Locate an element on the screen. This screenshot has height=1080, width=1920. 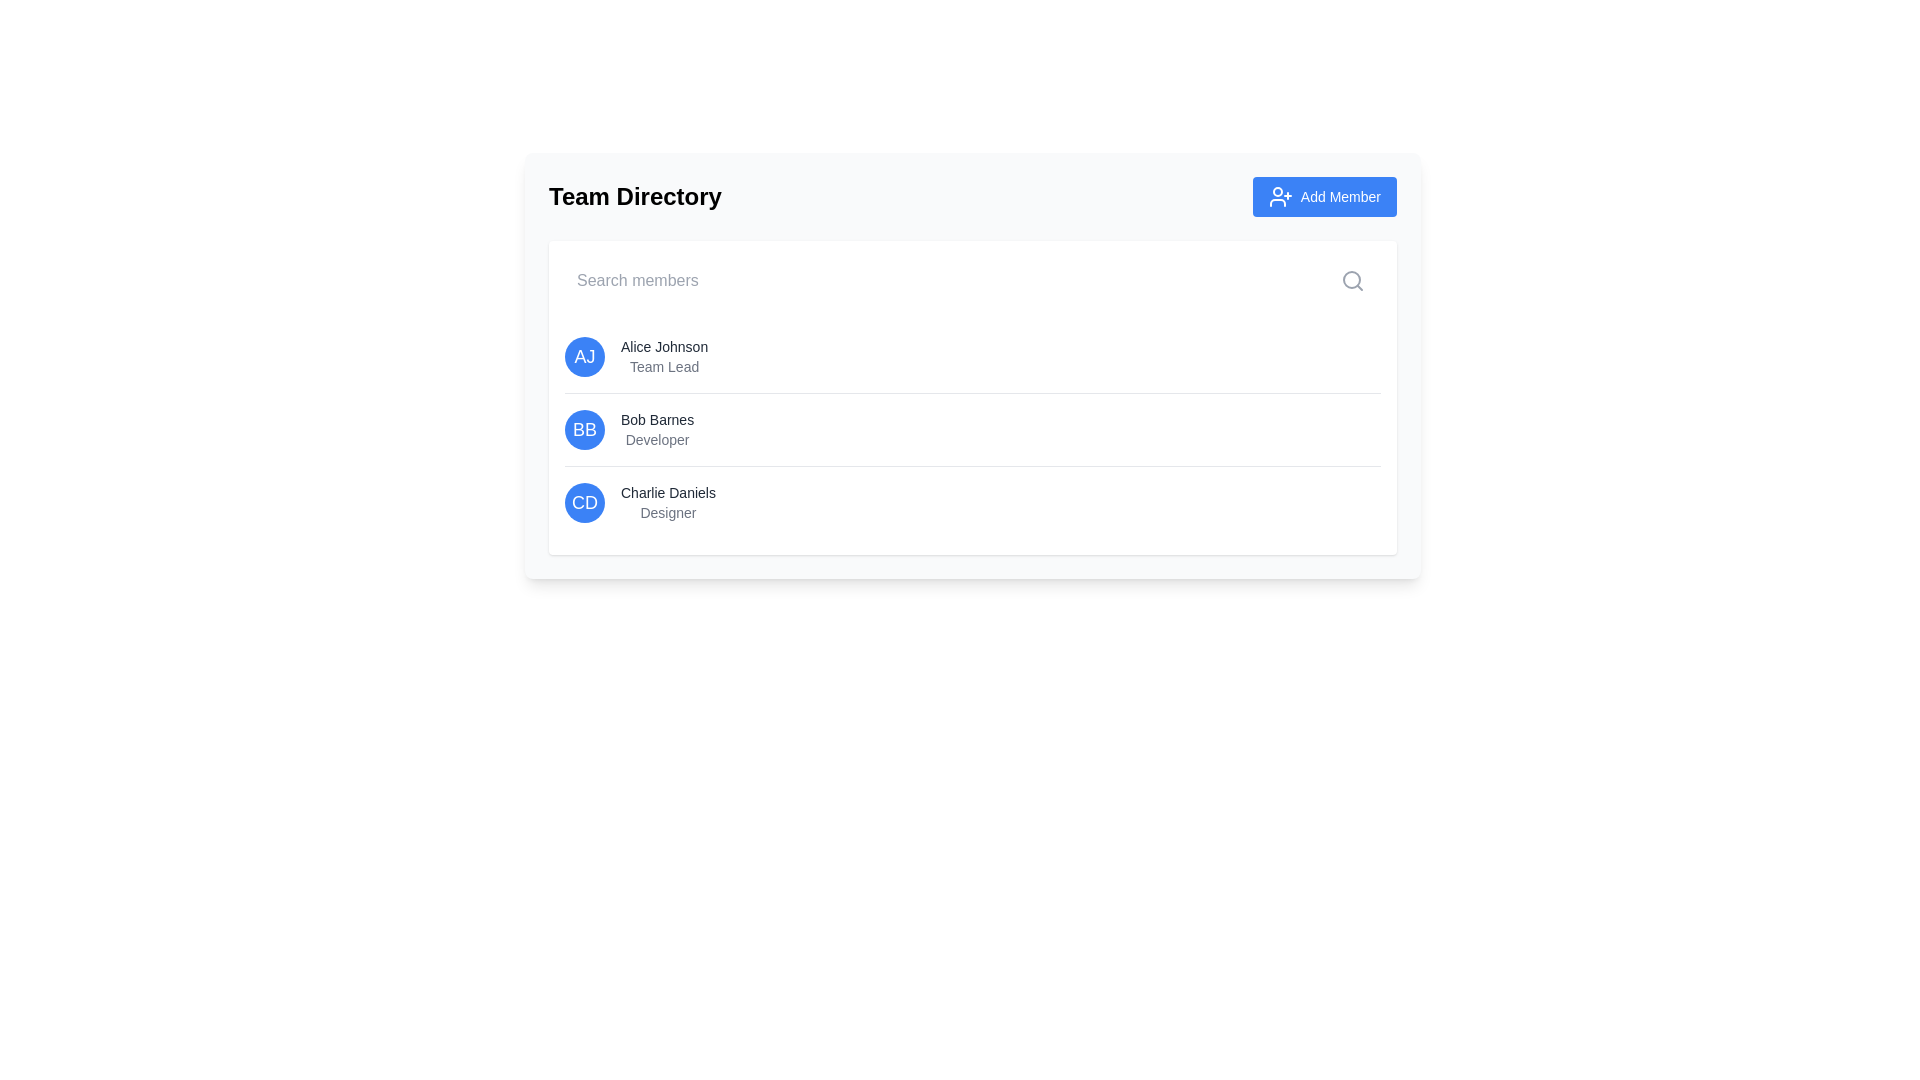
the text label displaying 'Developer', which is a small, gray font below the name 'Bob Barnes' in a user information card is located at coordinates (657, 438).